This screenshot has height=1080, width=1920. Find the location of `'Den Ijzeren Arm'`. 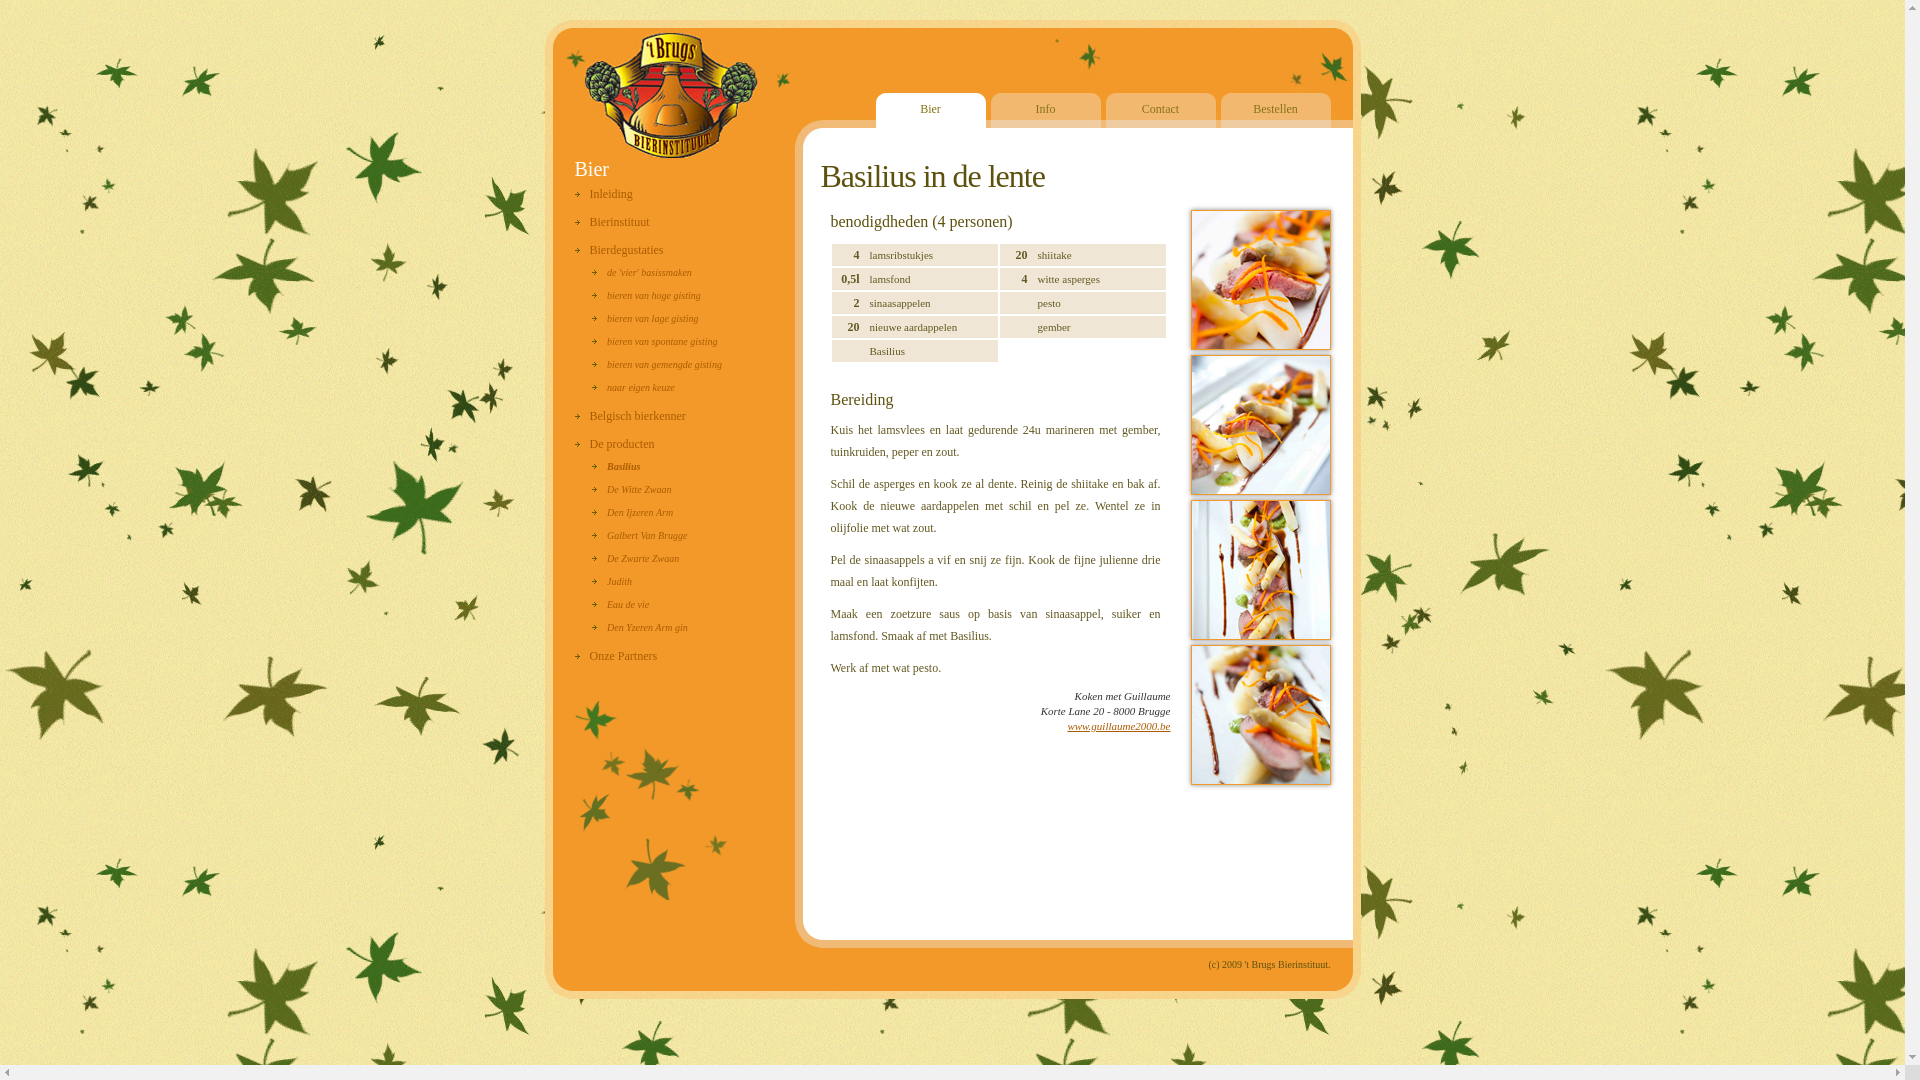

'Den Ijzeren Arm' is located at coordinates (631, 511).